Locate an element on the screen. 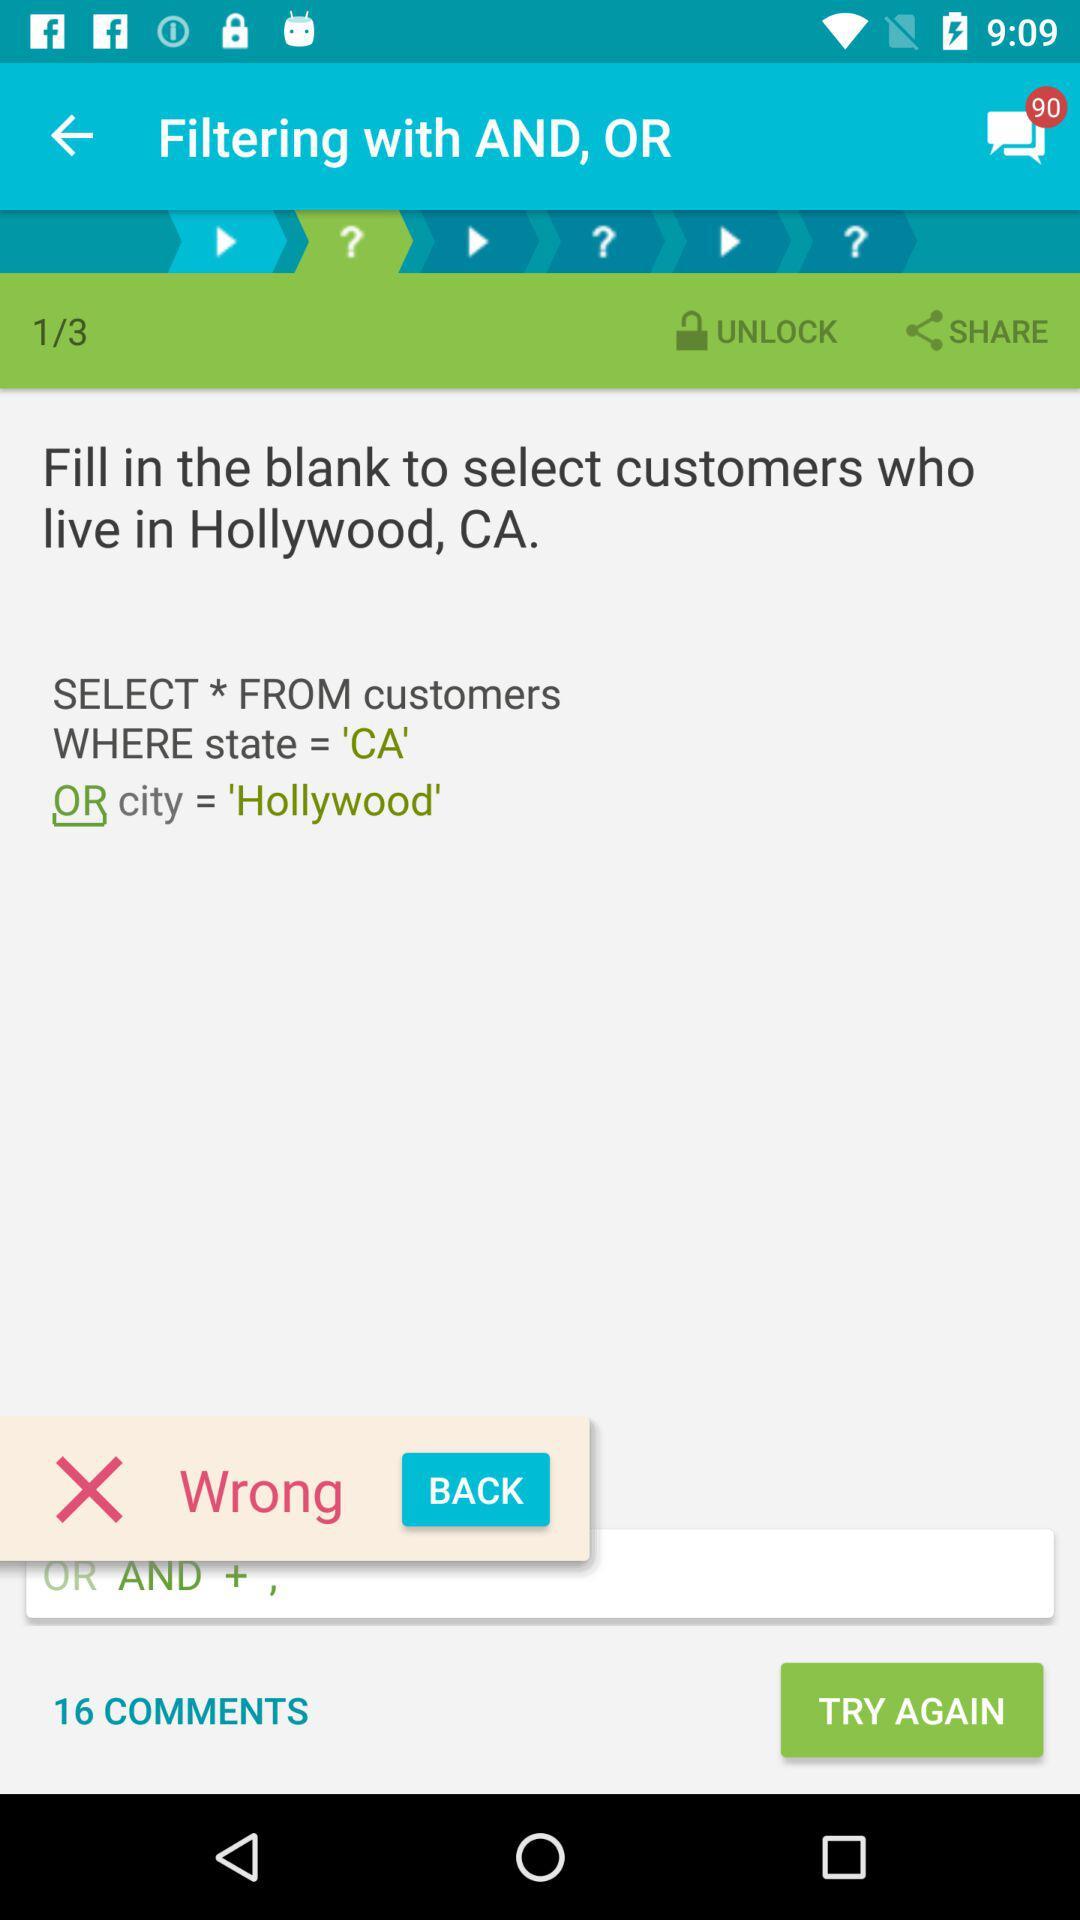  the icon next to the 16 comments is located at coordinates (911, 1708).